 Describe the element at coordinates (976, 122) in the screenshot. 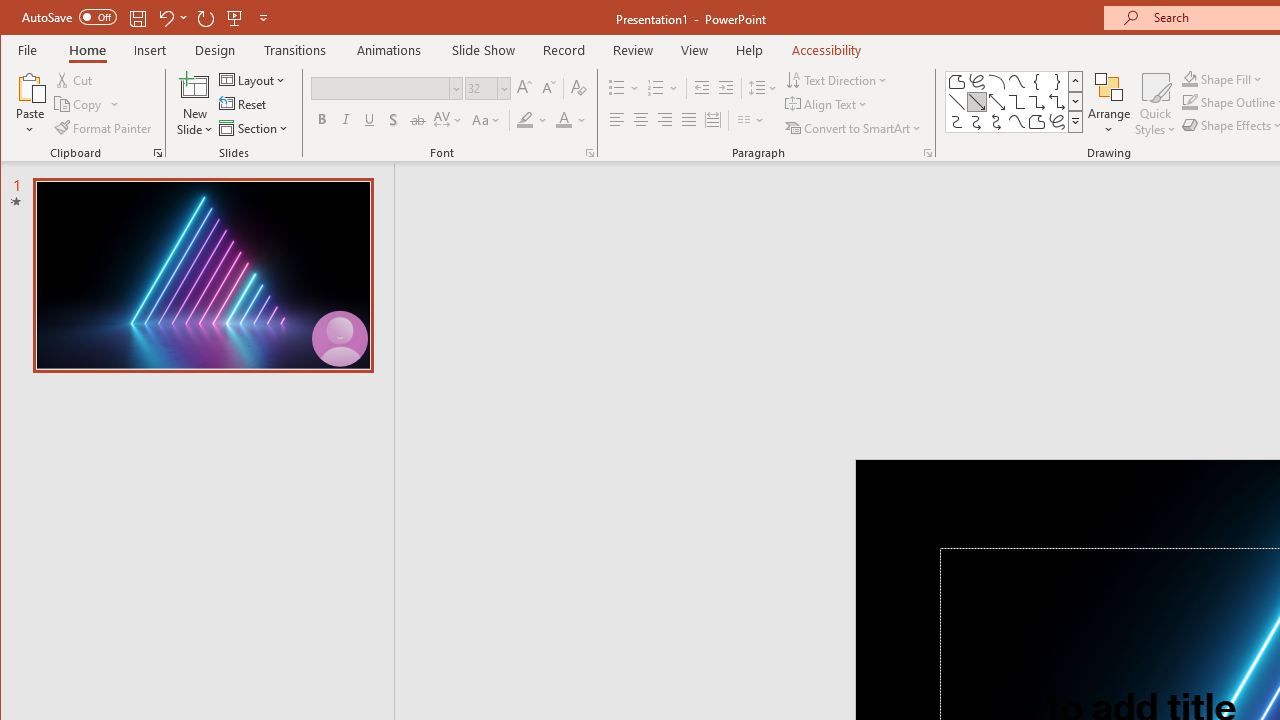

I see `'Connector: Curved Arrow'` at that location.